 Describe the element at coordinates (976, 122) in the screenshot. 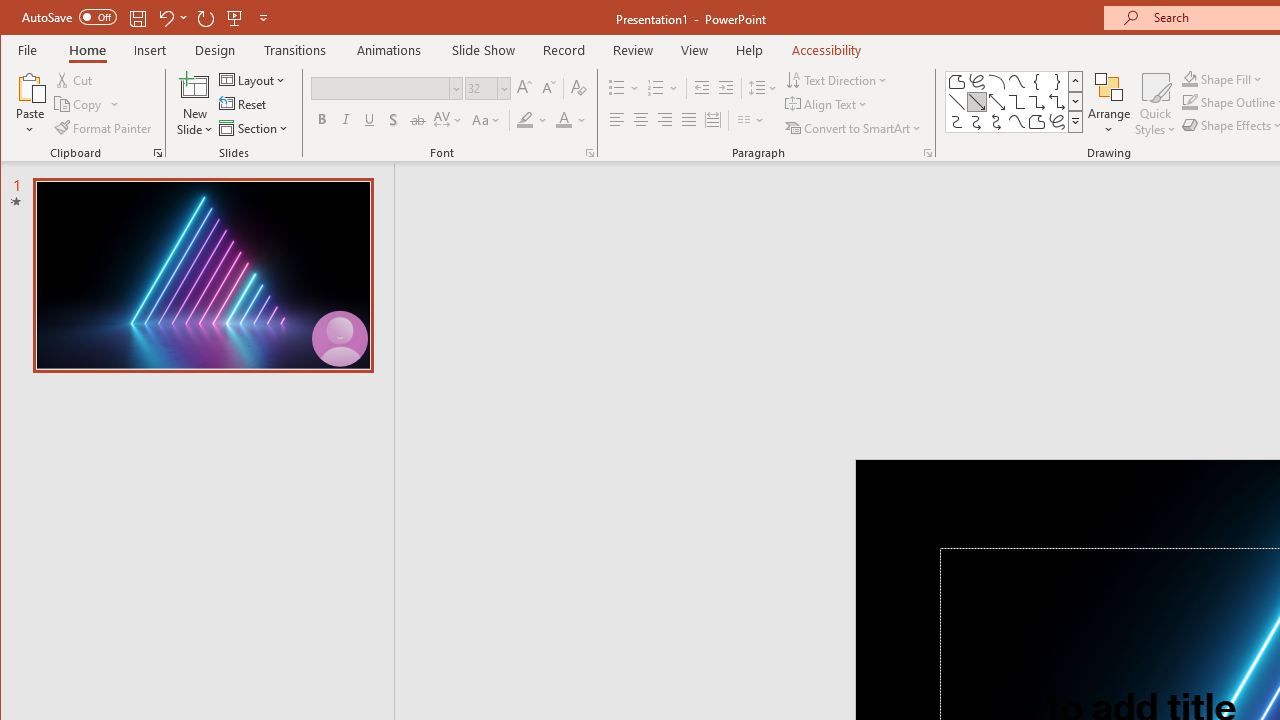

I see `'Connector: Curved Arrow'` at that location.